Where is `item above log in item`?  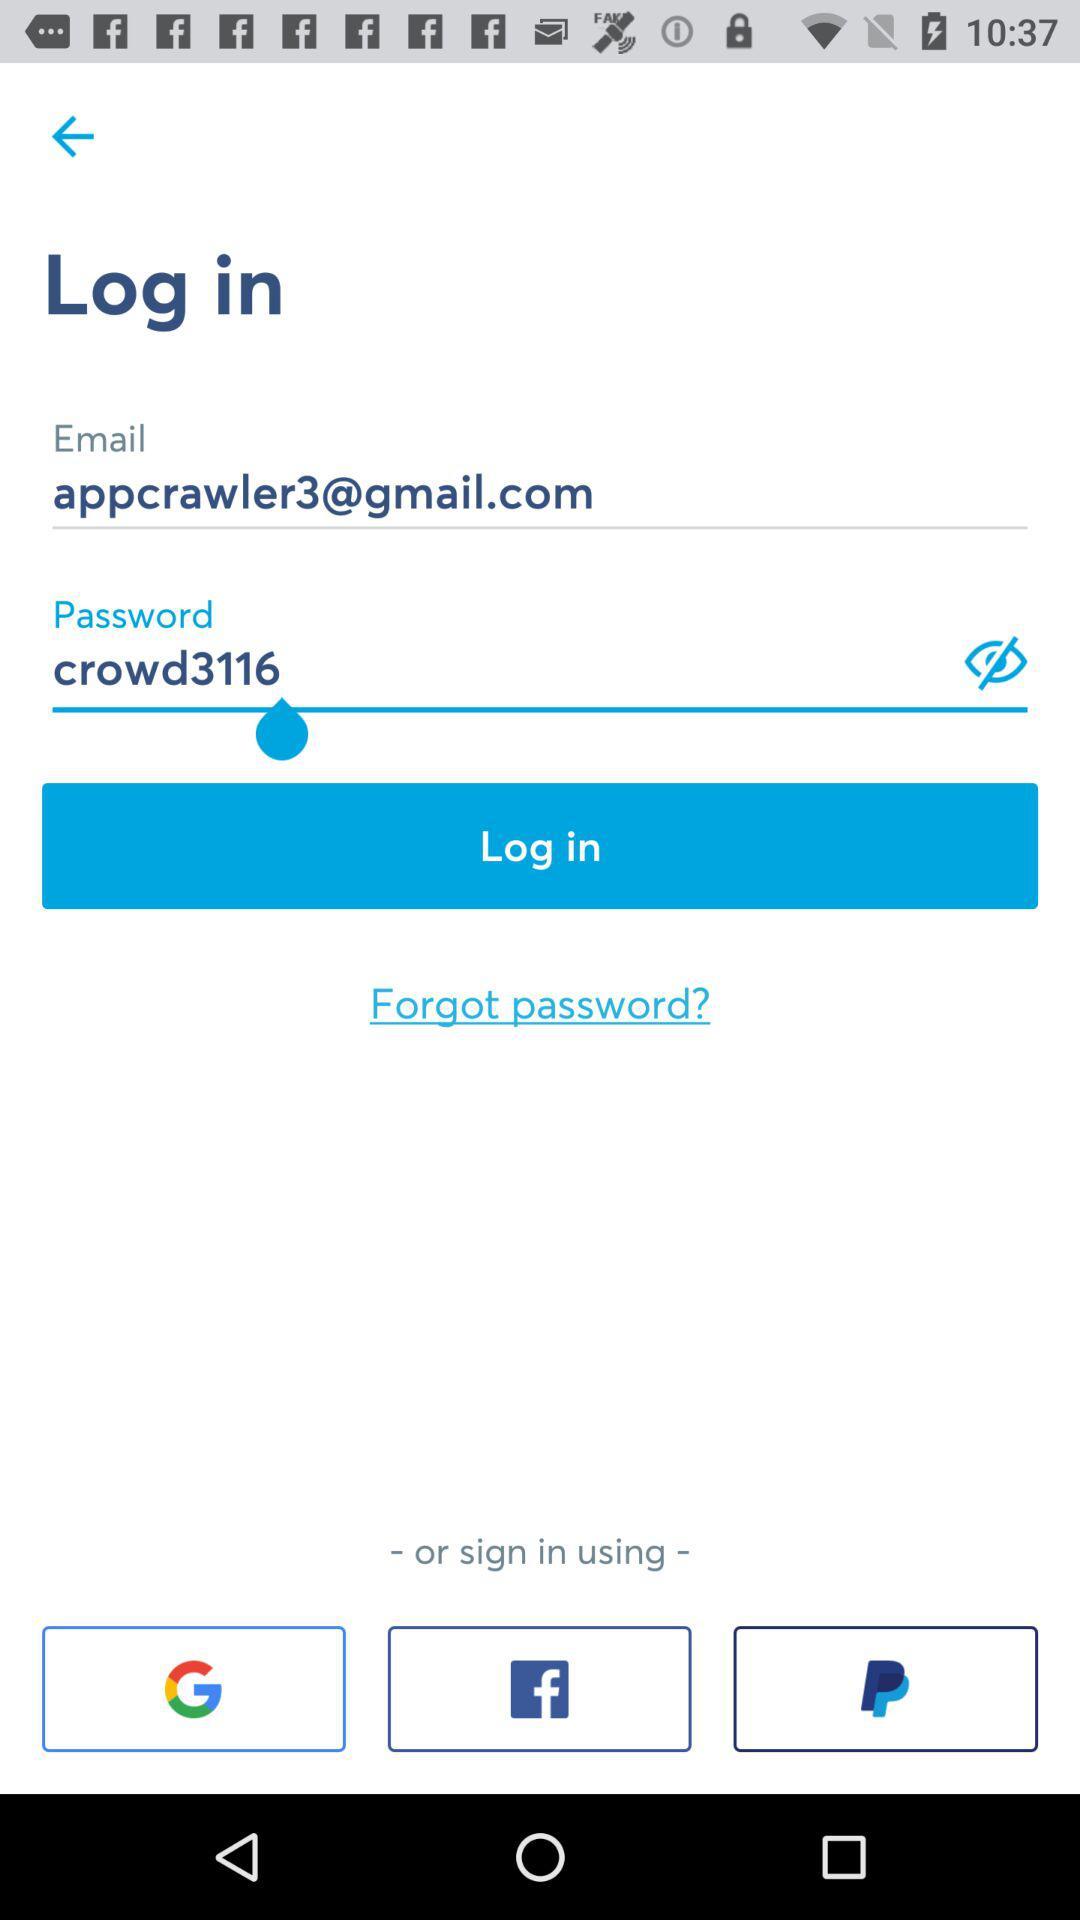 item above log in item is located at coordinates (72, 135).